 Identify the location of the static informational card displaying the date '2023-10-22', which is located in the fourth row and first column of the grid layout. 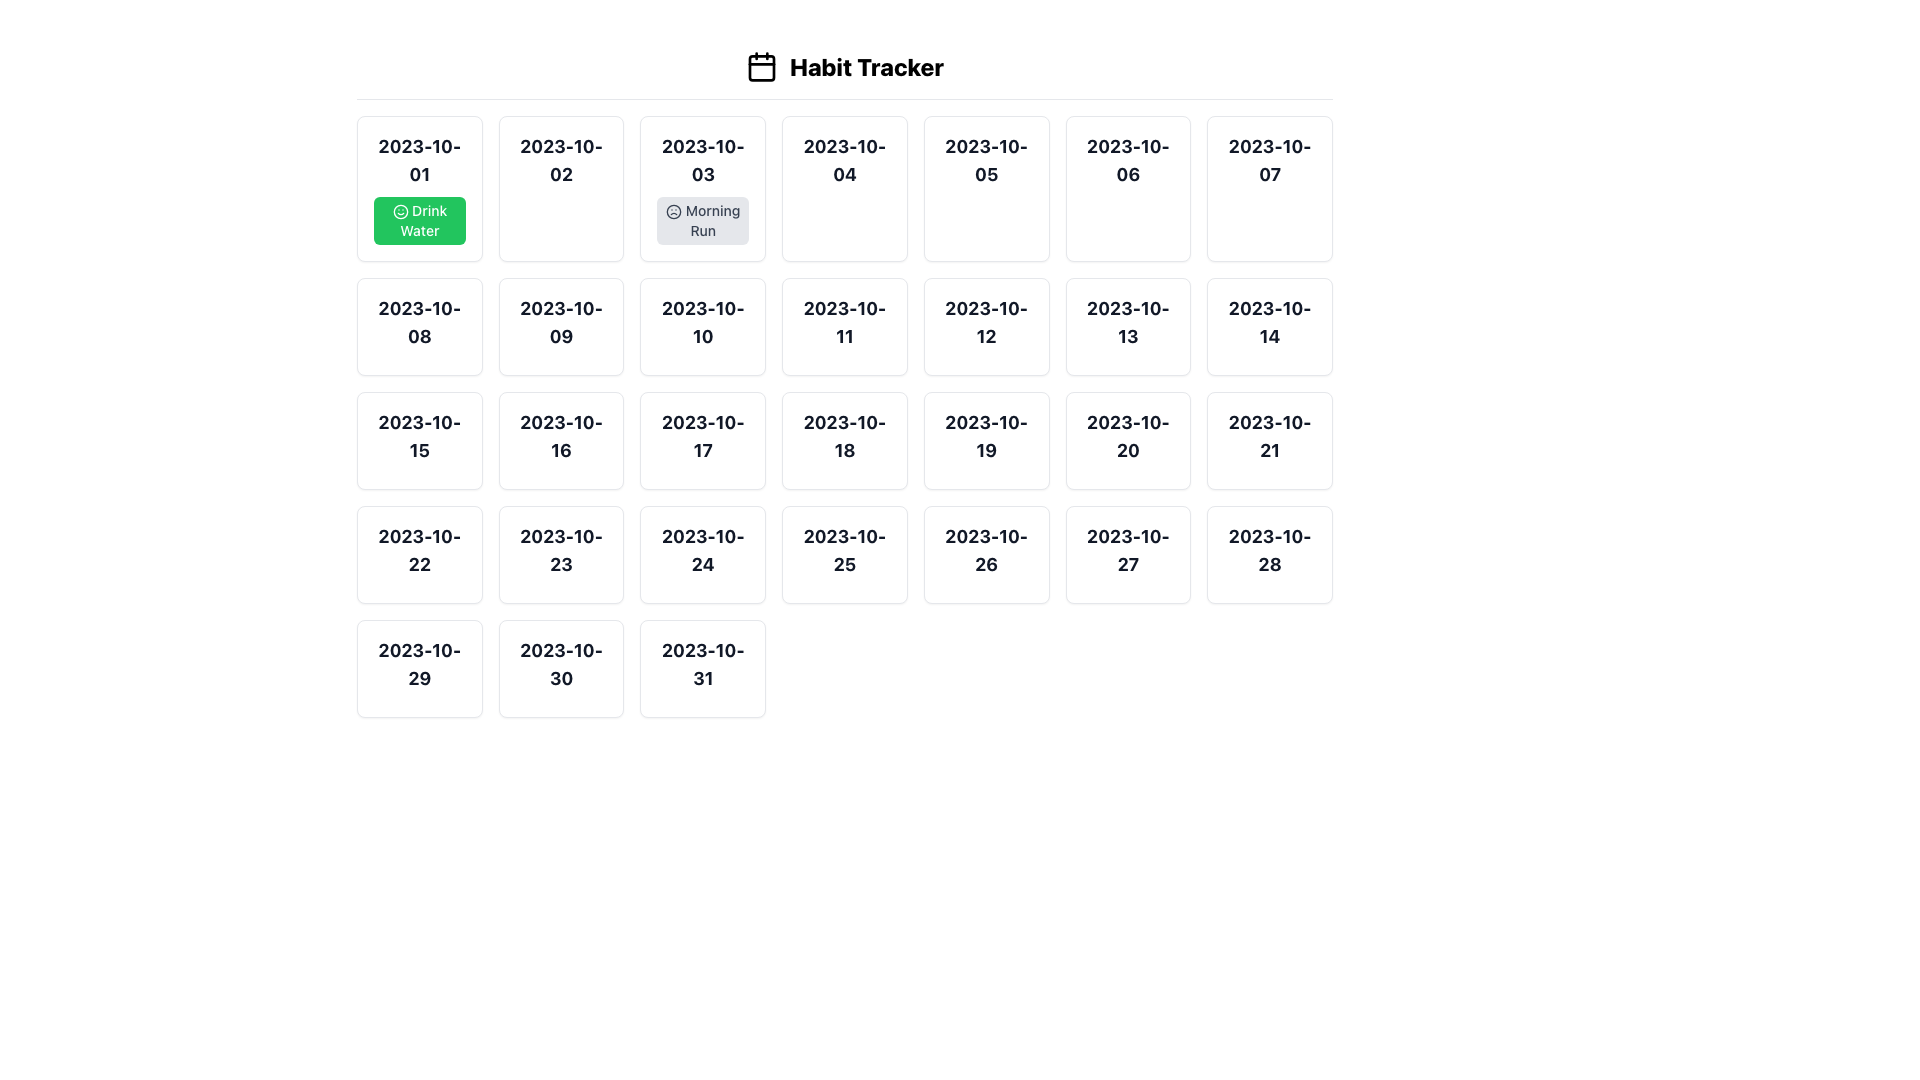
(418, 555).